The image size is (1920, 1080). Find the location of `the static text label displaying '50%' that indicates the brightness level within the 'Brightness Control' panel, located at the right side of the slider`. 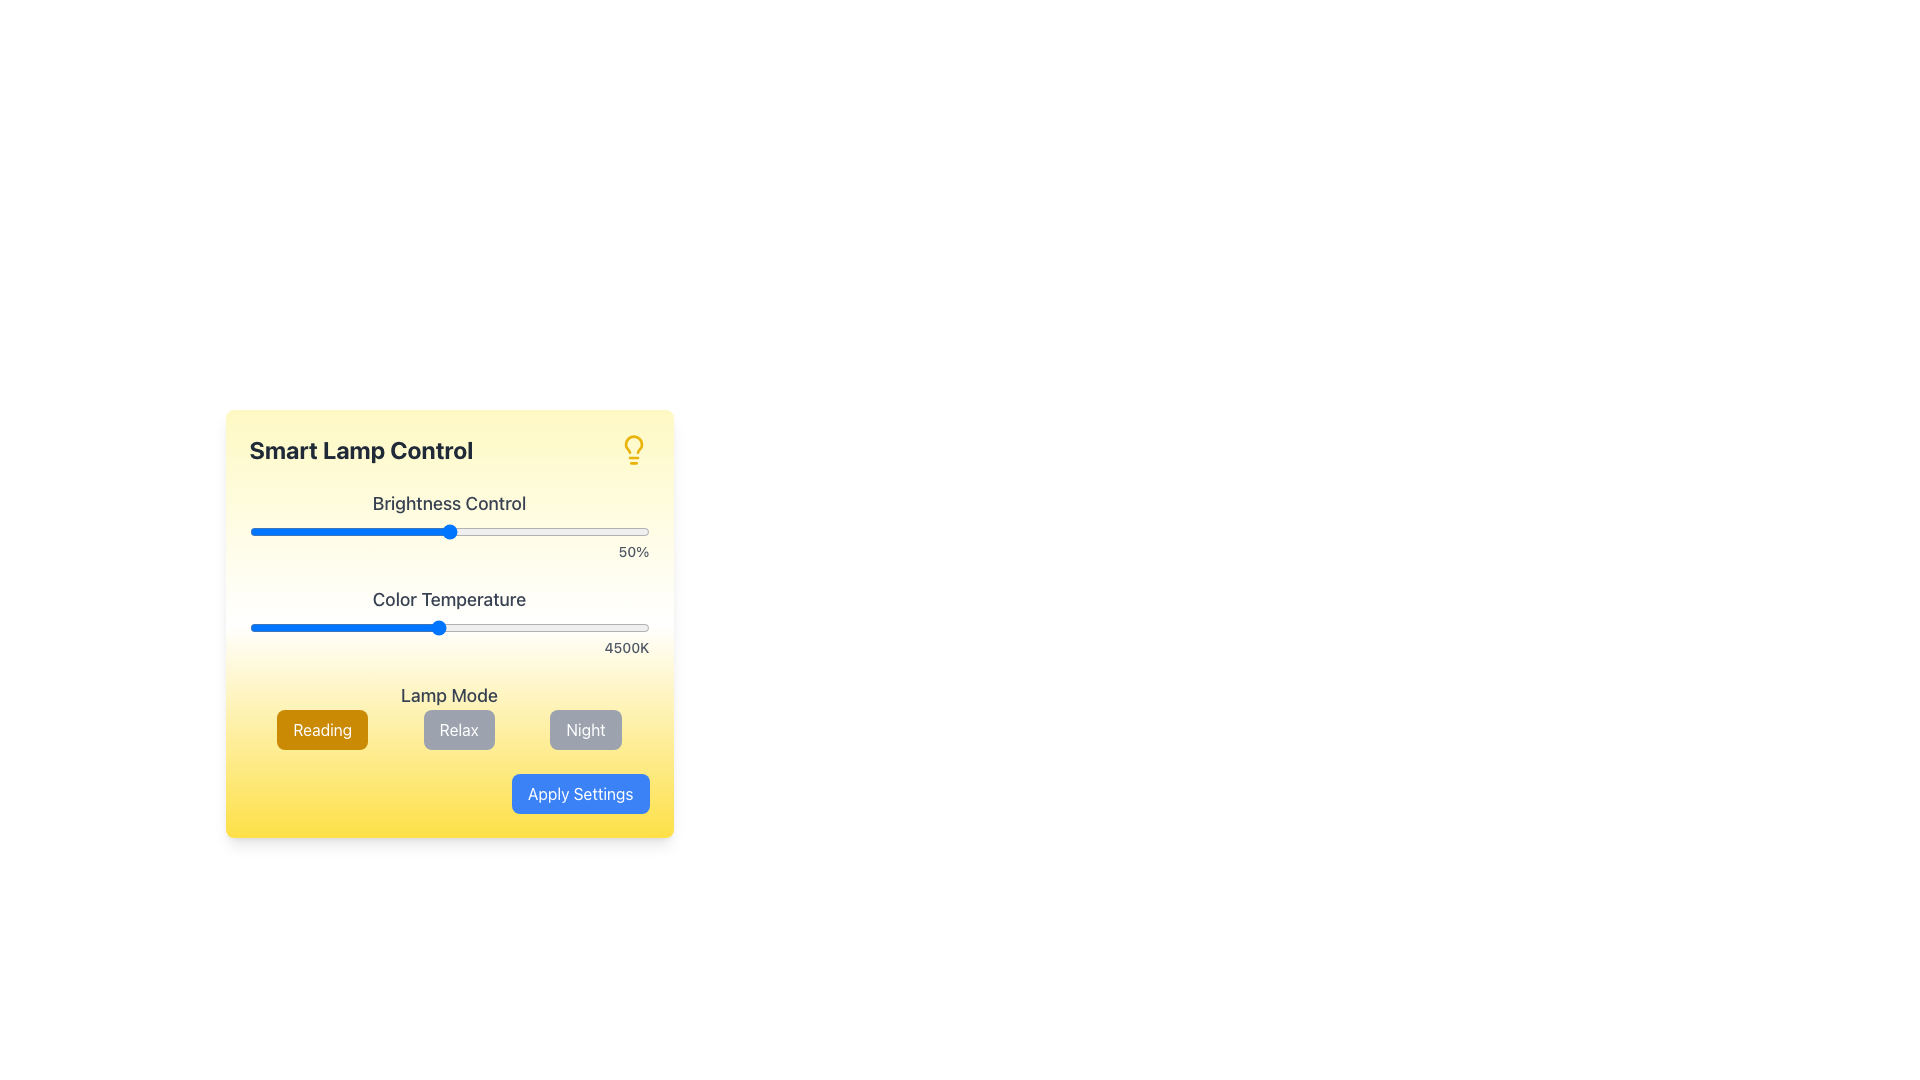

the static text label displaying '50%' that indicates the brightness level within the 'Brightness Control' panel, located at the right side of the slider is located at coordinates (448, 551).